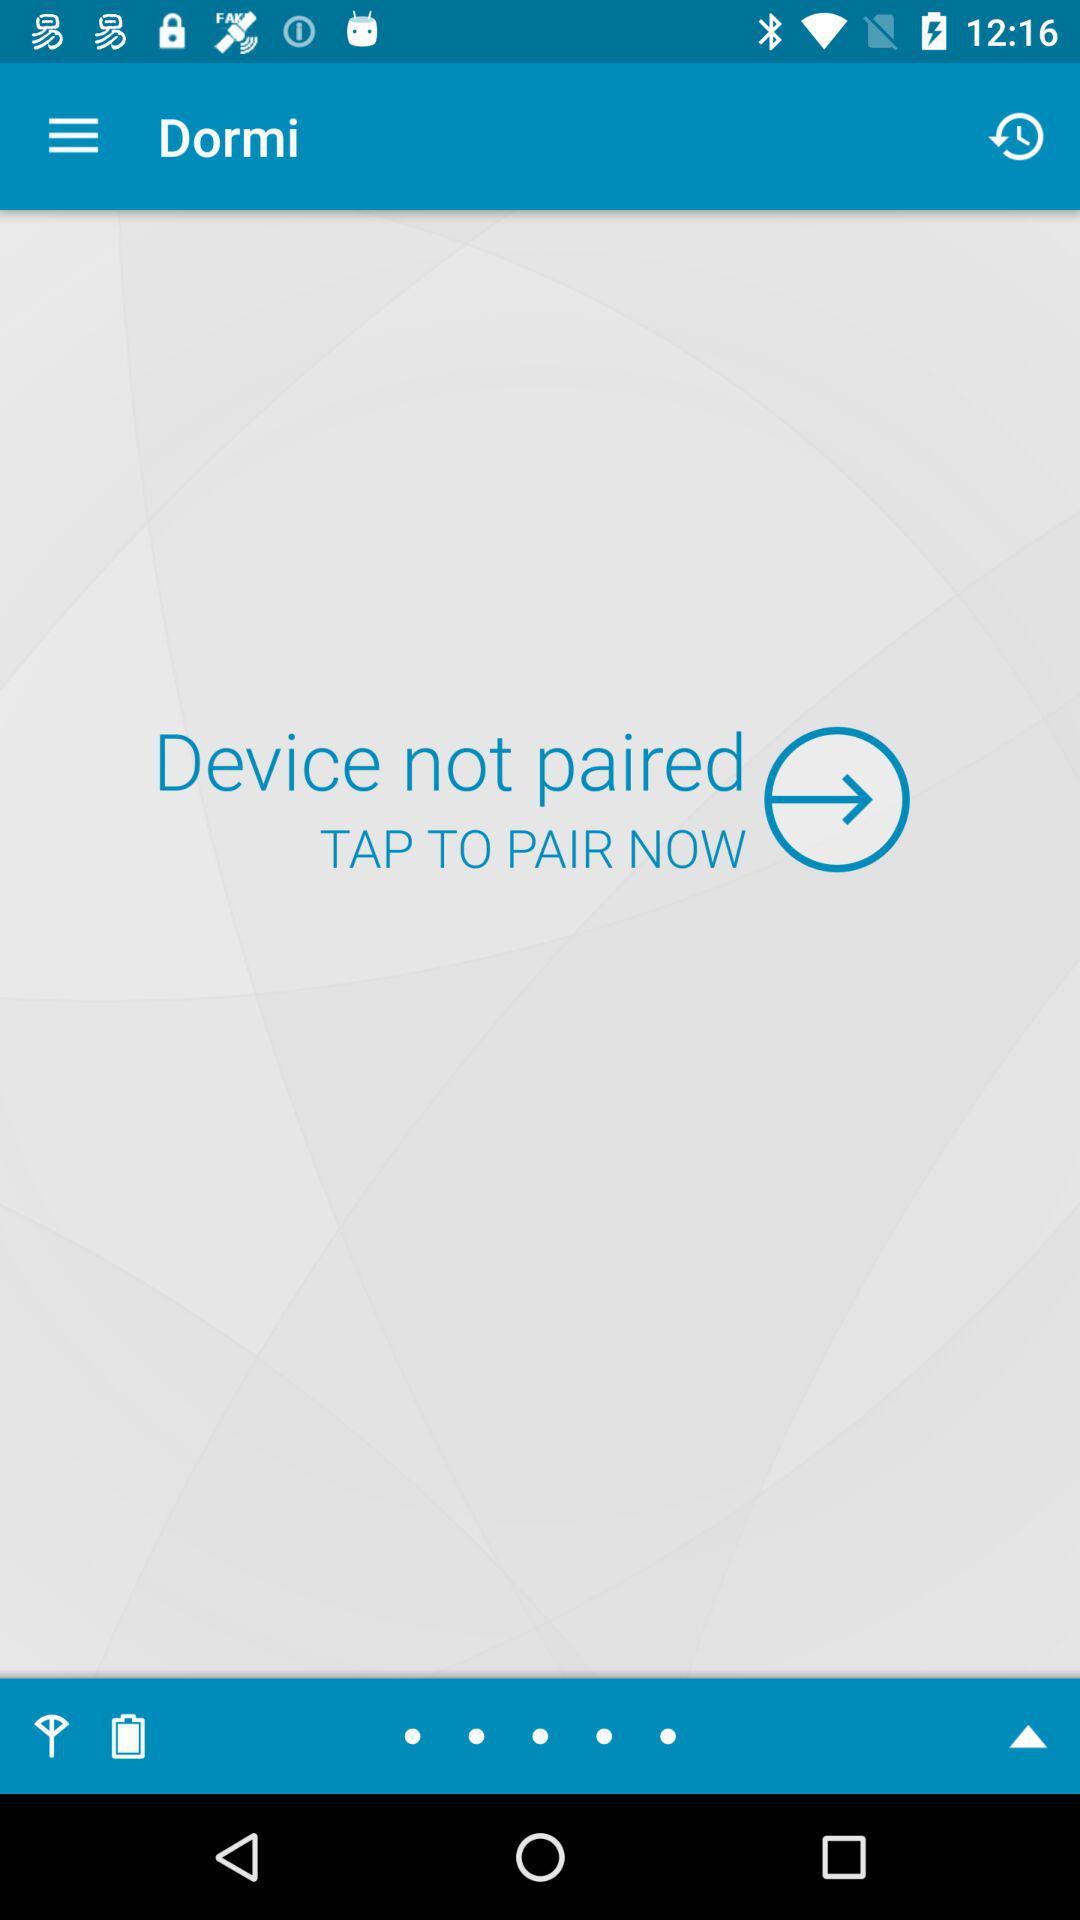  Describe the element at coordinates (1017, 135) in the screenshot. I see `app next to the dormi icon` at that location.